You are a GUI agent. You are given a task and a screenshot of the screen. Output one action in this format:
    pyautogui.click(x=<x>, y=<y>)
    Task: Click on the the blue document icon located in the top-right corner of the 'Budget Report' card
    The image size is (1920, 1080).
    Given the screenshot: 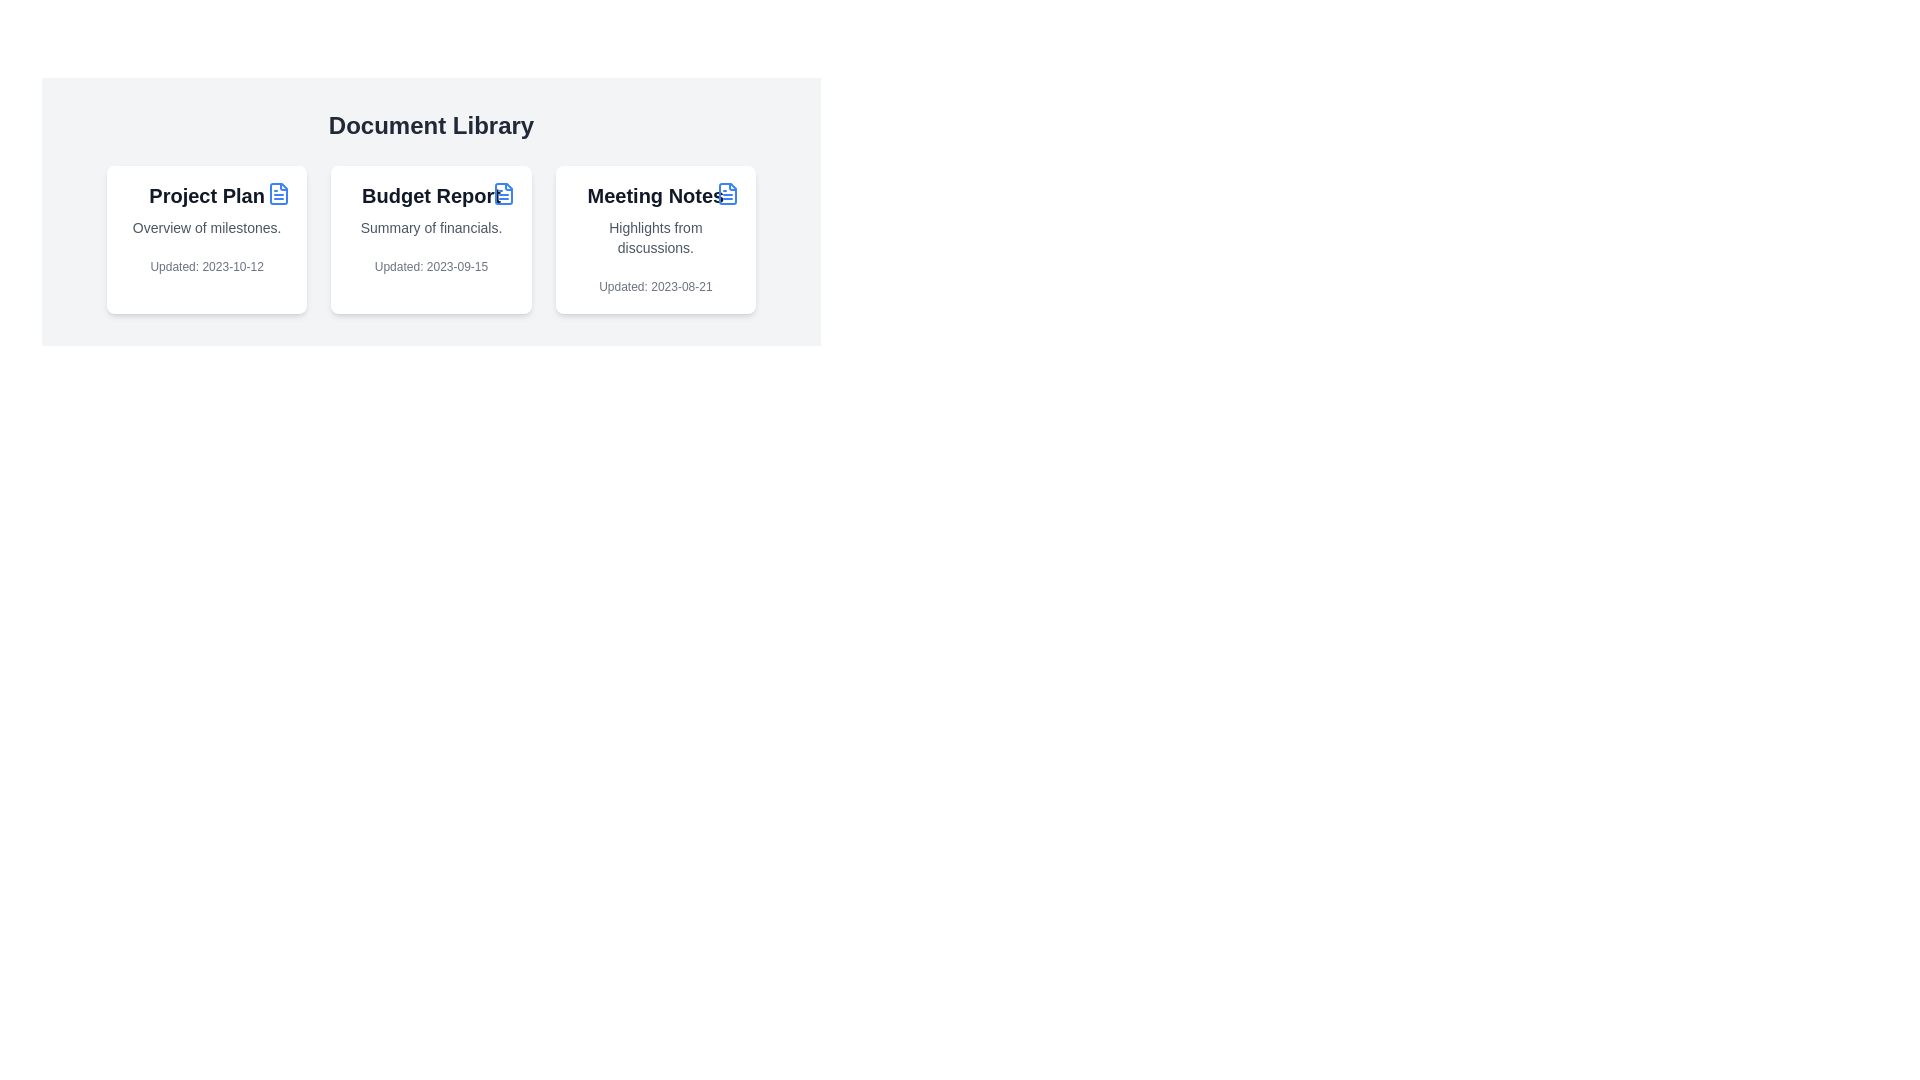 What is the action you would take?
    pyautogui.click(x=503, y=193)
    